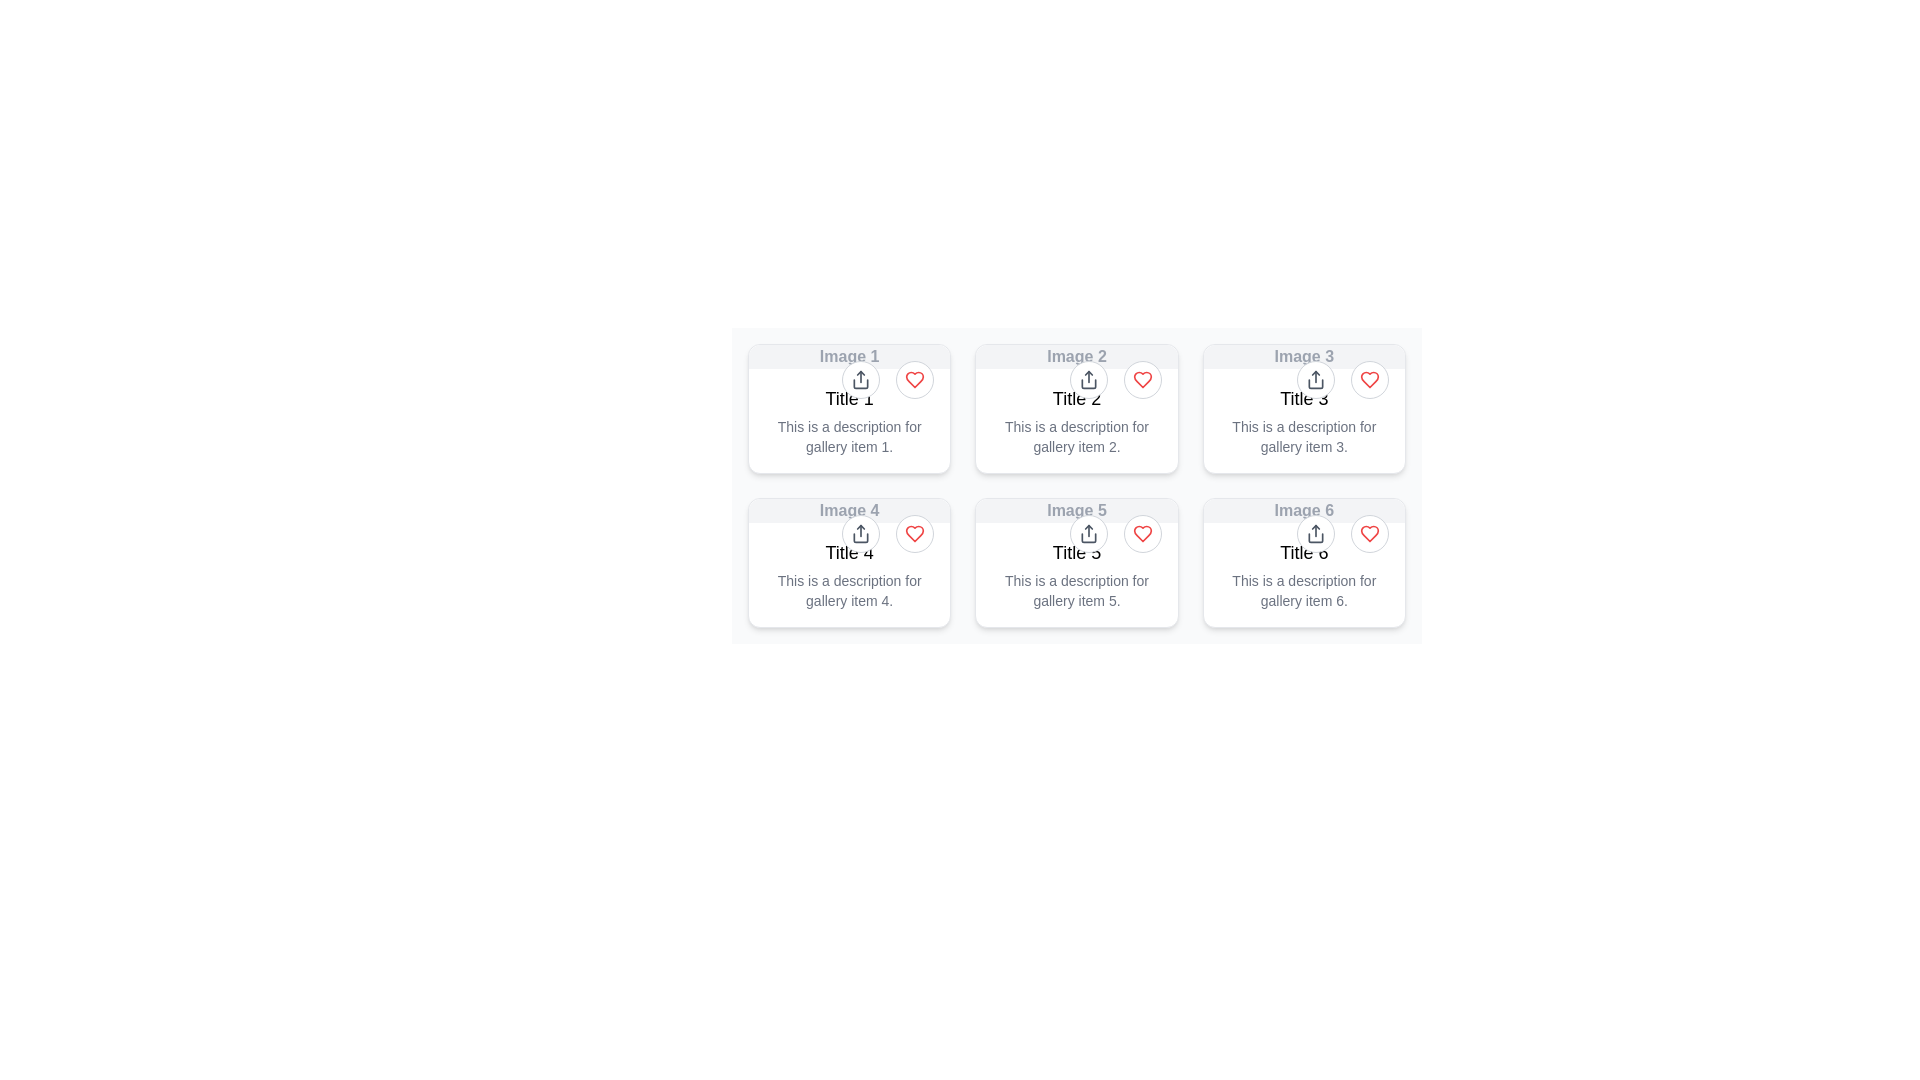 This screenshot has width=1920, height=1080. Describe the element at coordinates (914, 532) in the screenshot. I see `the circular button with a white background, gray border, and red heart icon located in the top-right corner of the card labeled 'Image 4 Title 4'` at that location.